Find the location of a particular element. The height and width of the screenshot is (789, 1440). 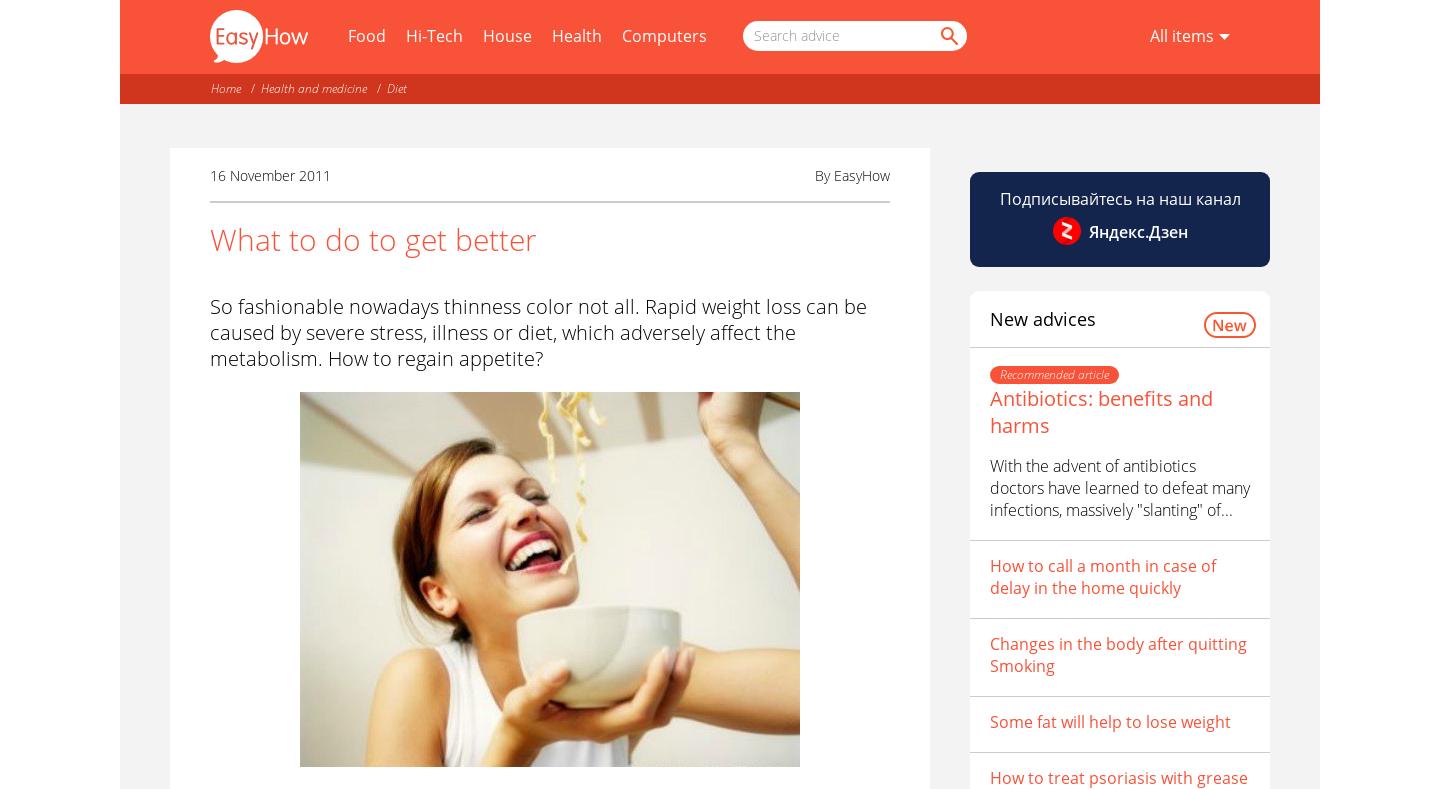

'Diet' is located at coordinates (385, 88).